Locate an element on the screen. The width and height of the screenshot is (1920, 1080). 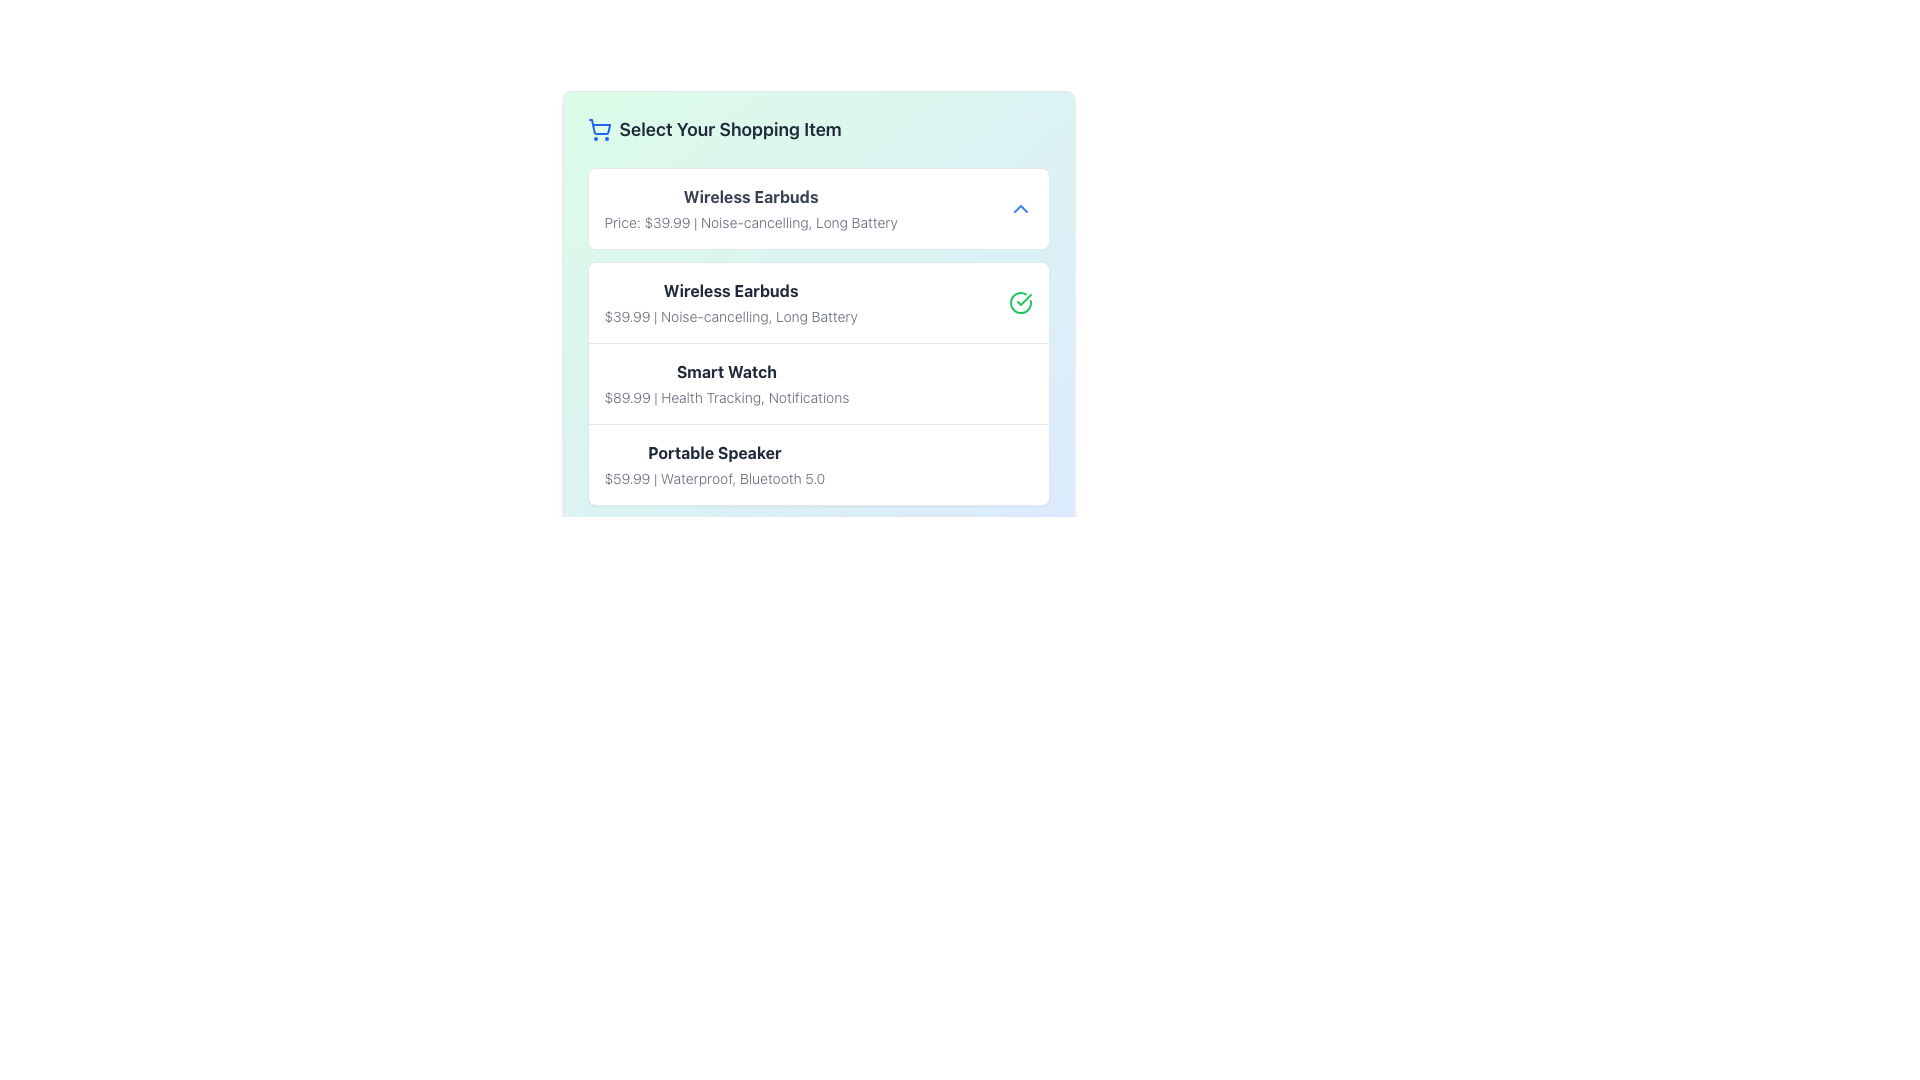
the 'Wireless Earbuds' text block element is located at coordinates (730, 303).